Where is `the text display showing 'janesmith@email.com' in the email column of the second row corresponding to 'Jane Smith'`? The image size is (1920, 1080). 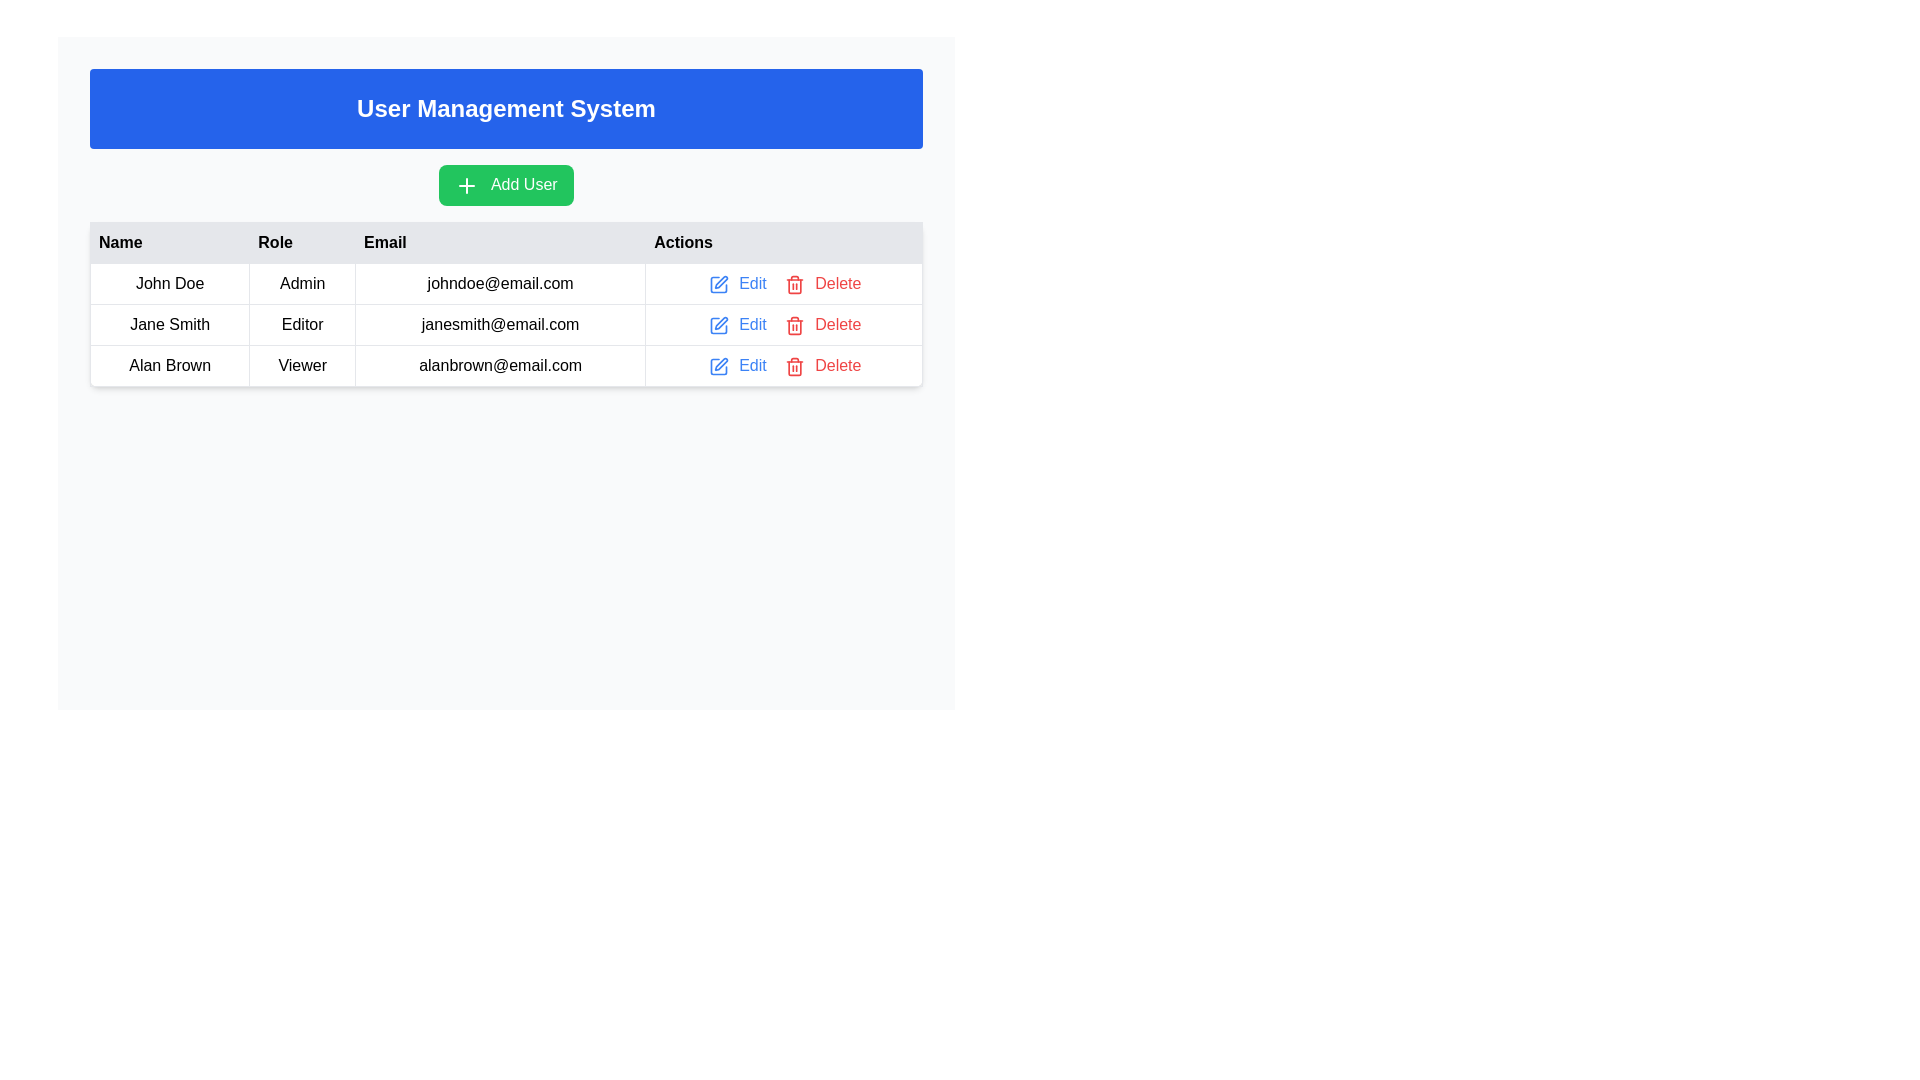 the text display showing 'janesmith@email.com' in the email column of the second row corresponding to 'Jane Smith' is located at coordinates (500, 323).